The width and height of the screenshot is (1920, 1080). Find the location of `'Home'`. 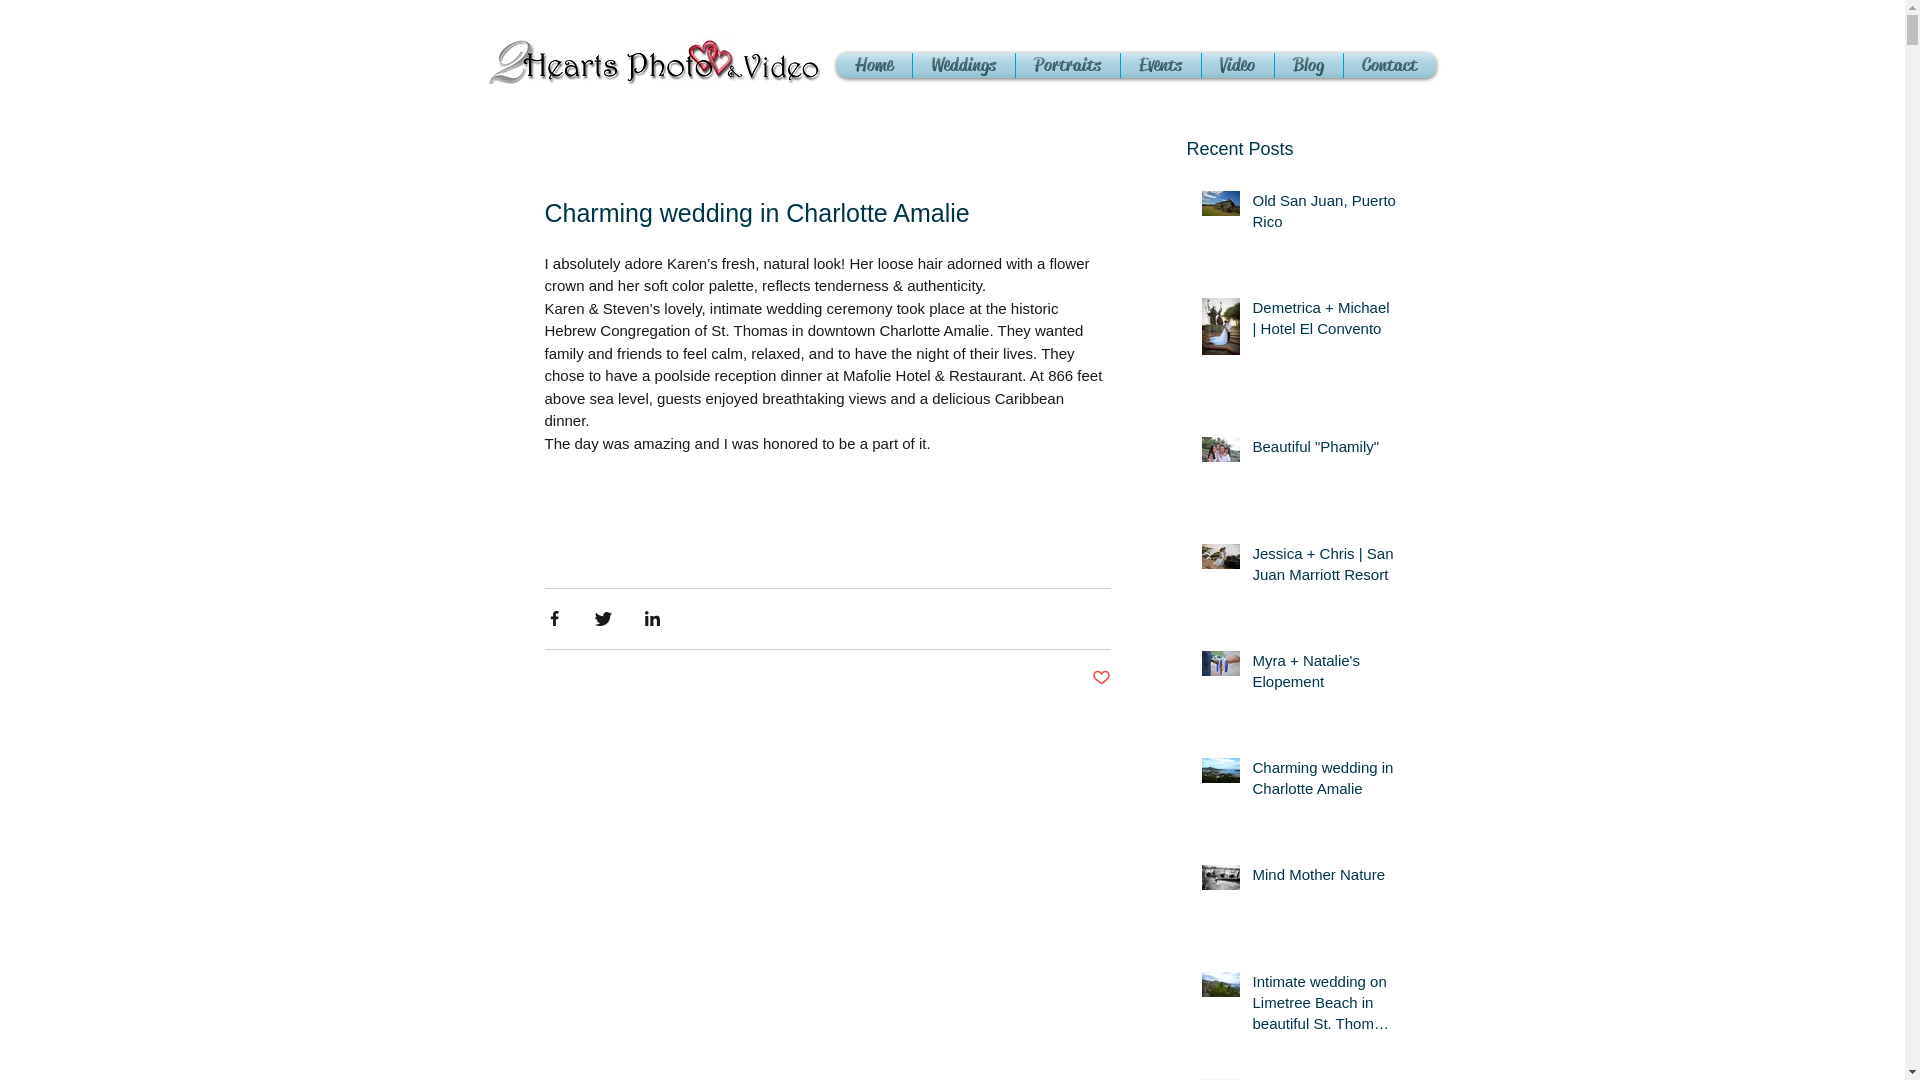

'Home' is located at coordinates (835, 64).